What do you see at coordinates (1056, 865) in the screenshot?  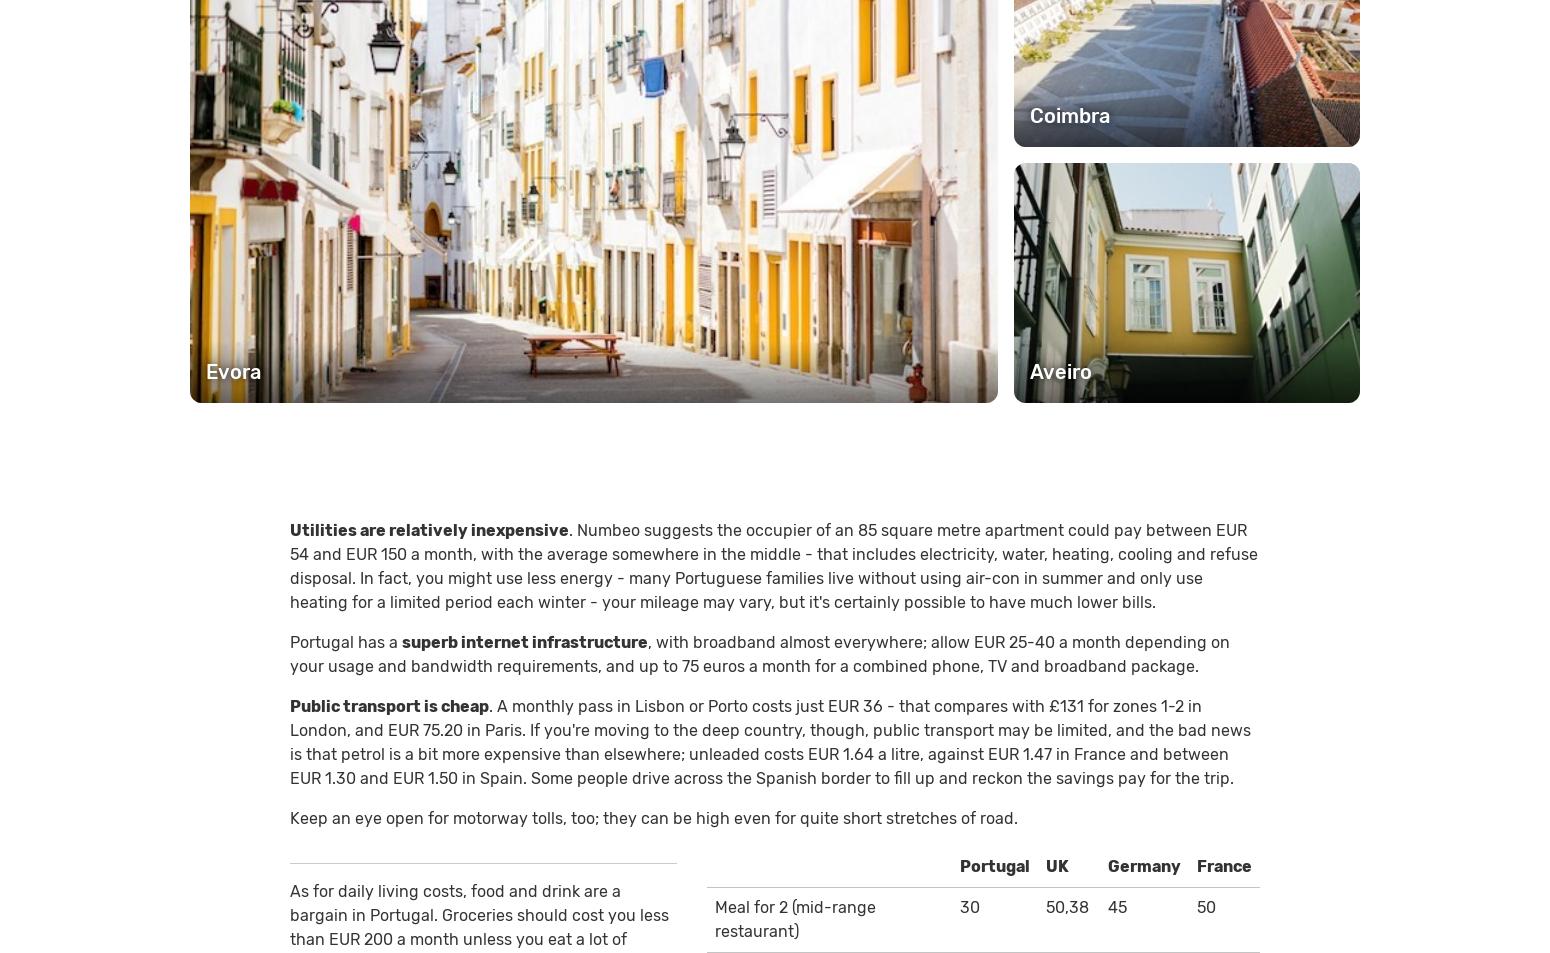 I see `'UK'` at bounding box center [1056, 865].